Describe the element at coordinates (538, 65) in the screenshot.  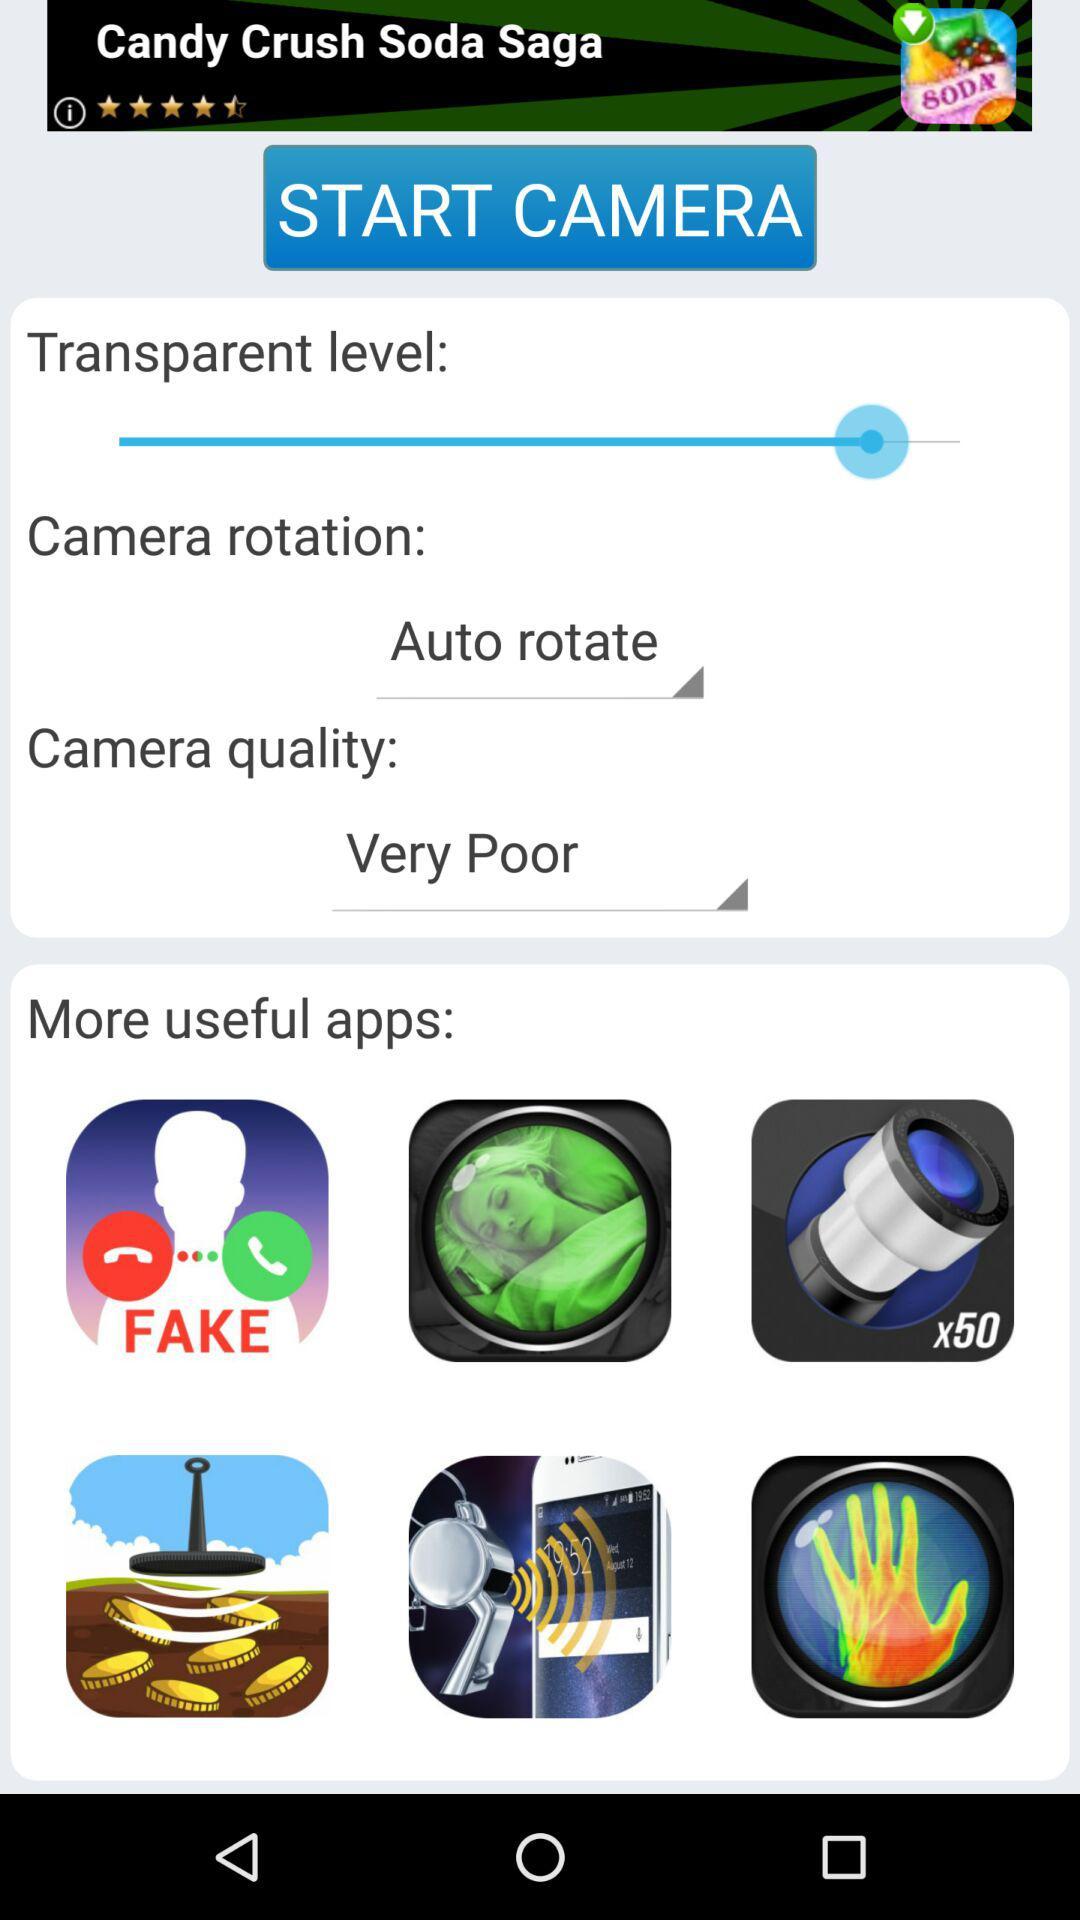
I see `advertisement page` at that location.